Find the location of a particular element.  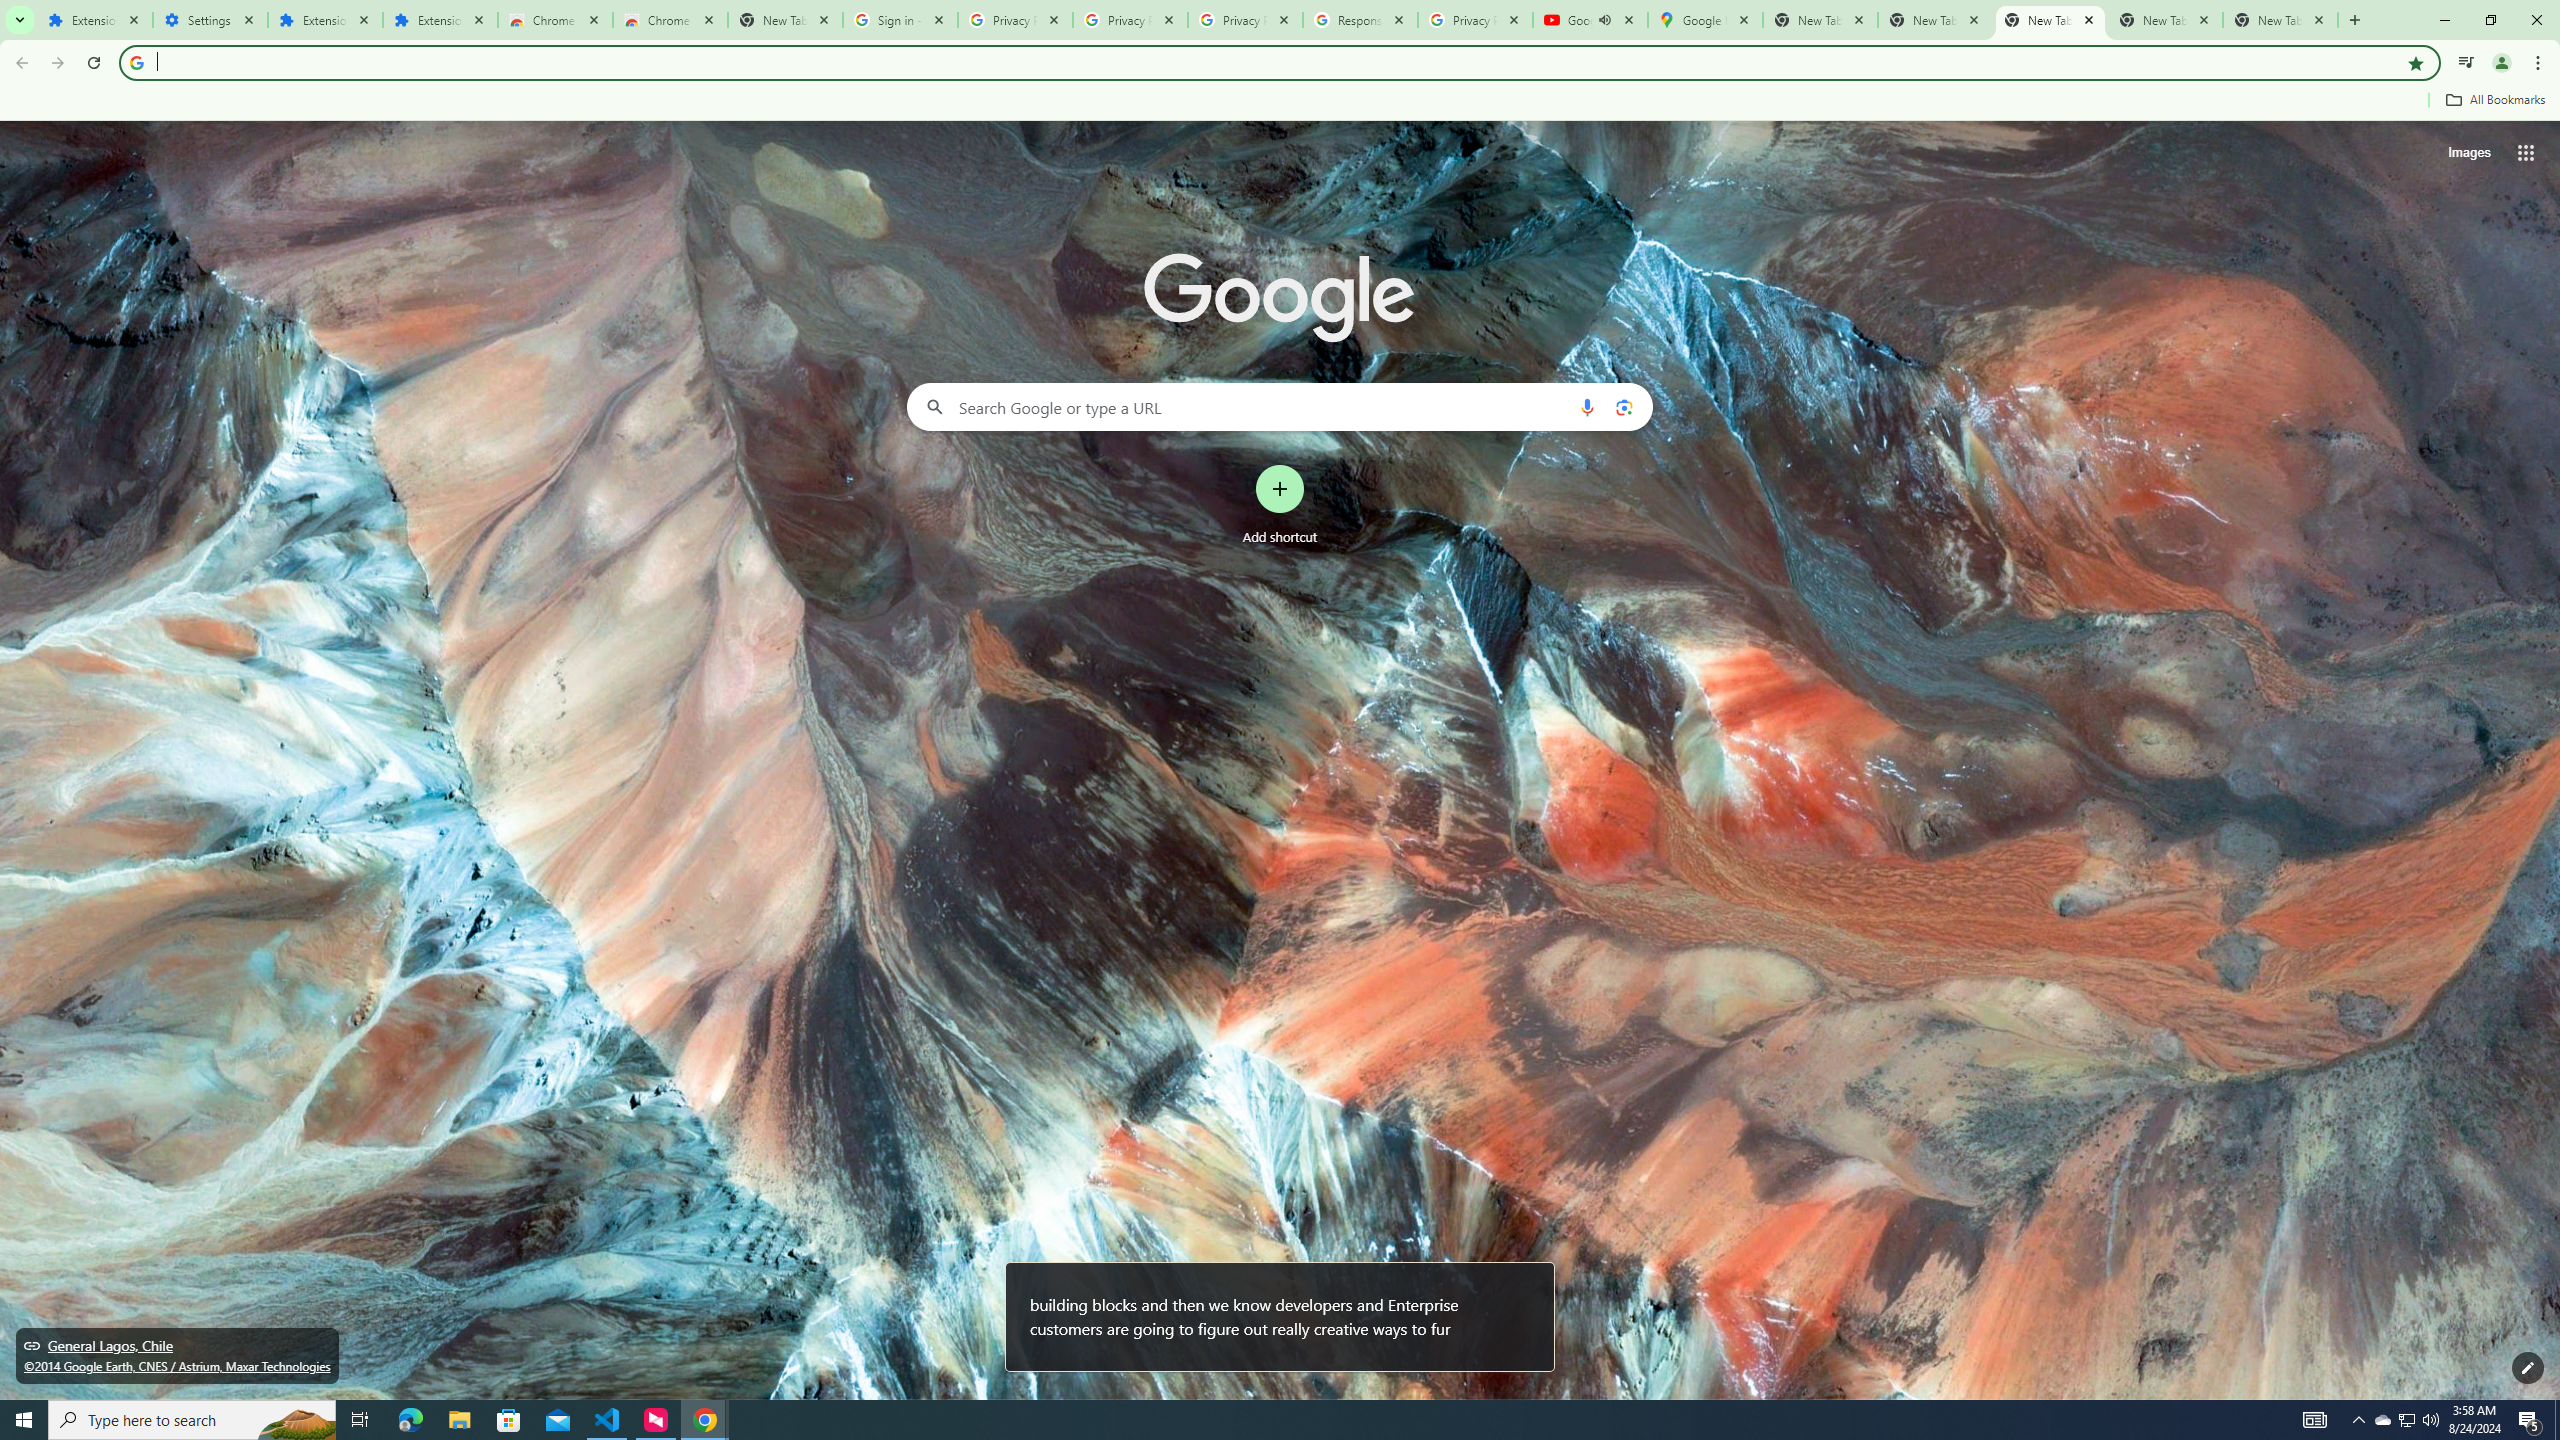

'Add shortcut' is located at coordinates (1280, 505).